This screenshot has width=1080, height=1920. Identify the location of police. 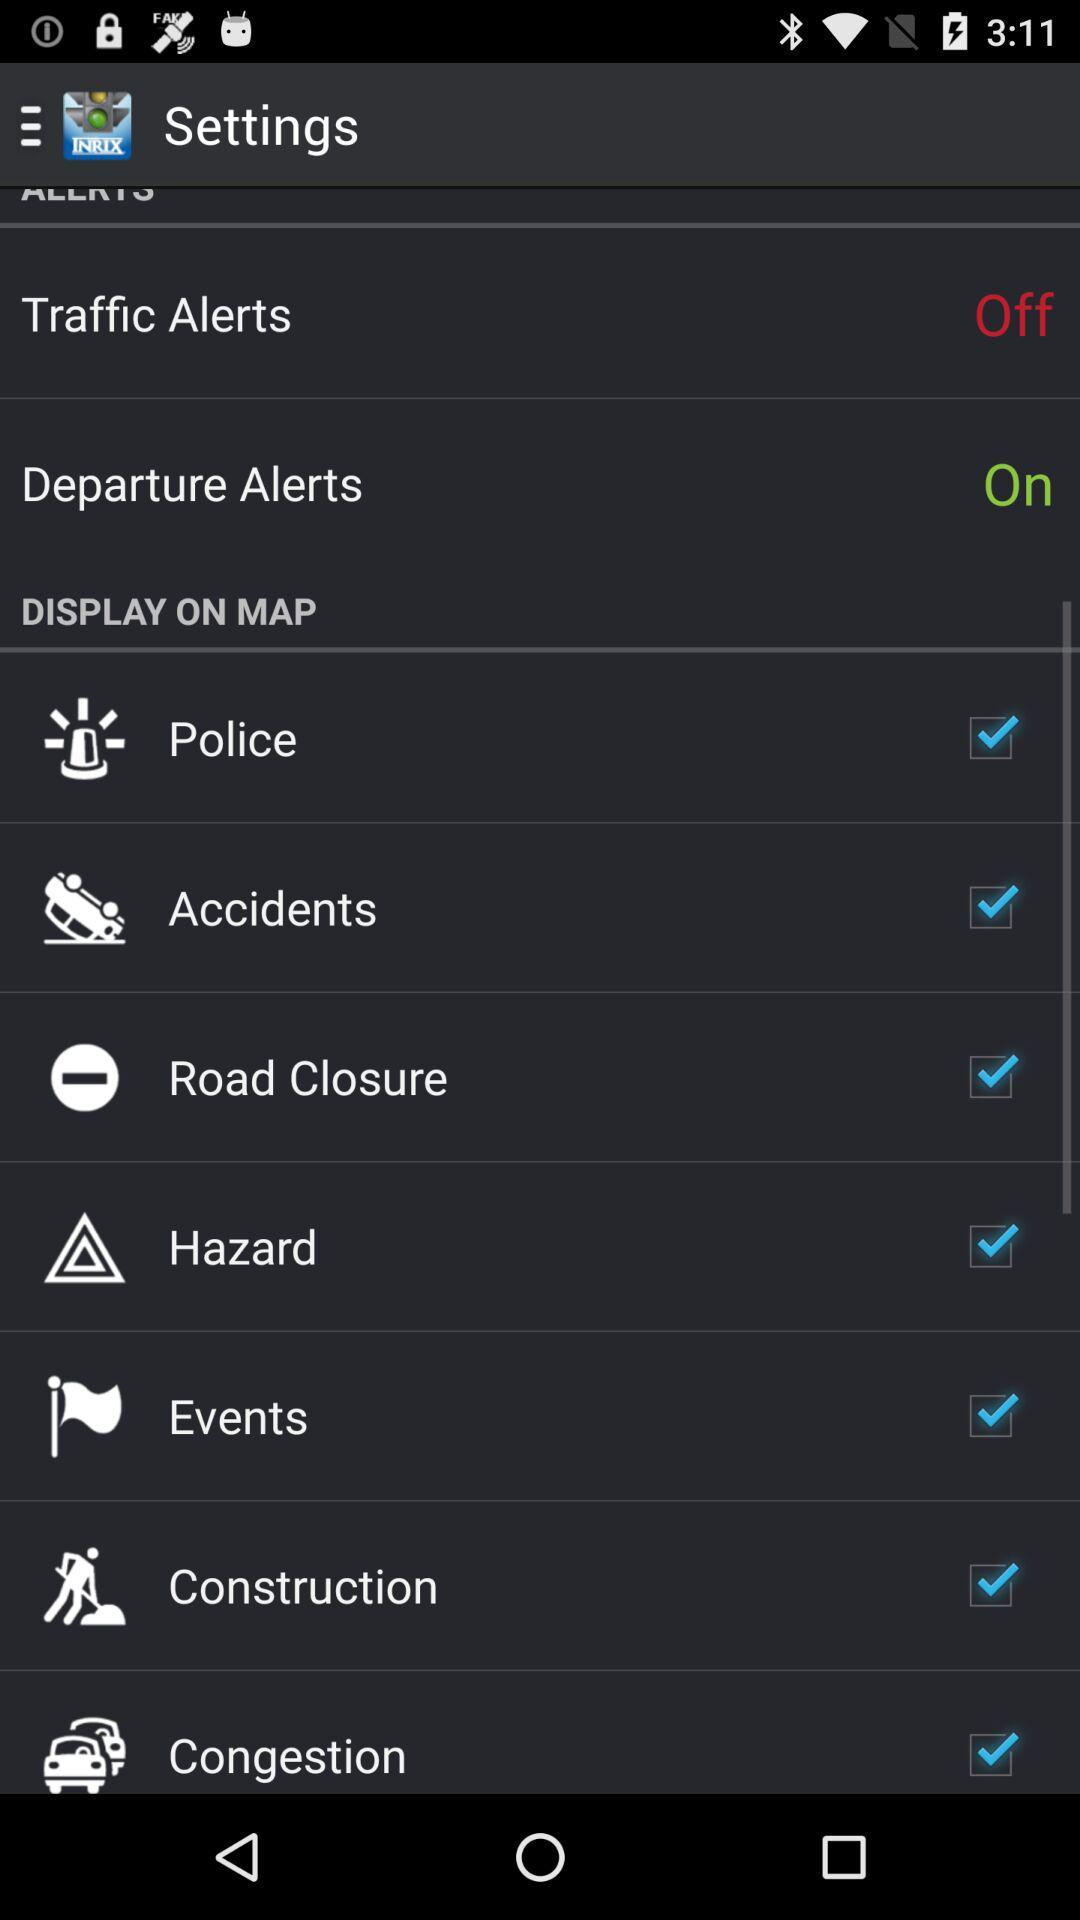
(231, 736).